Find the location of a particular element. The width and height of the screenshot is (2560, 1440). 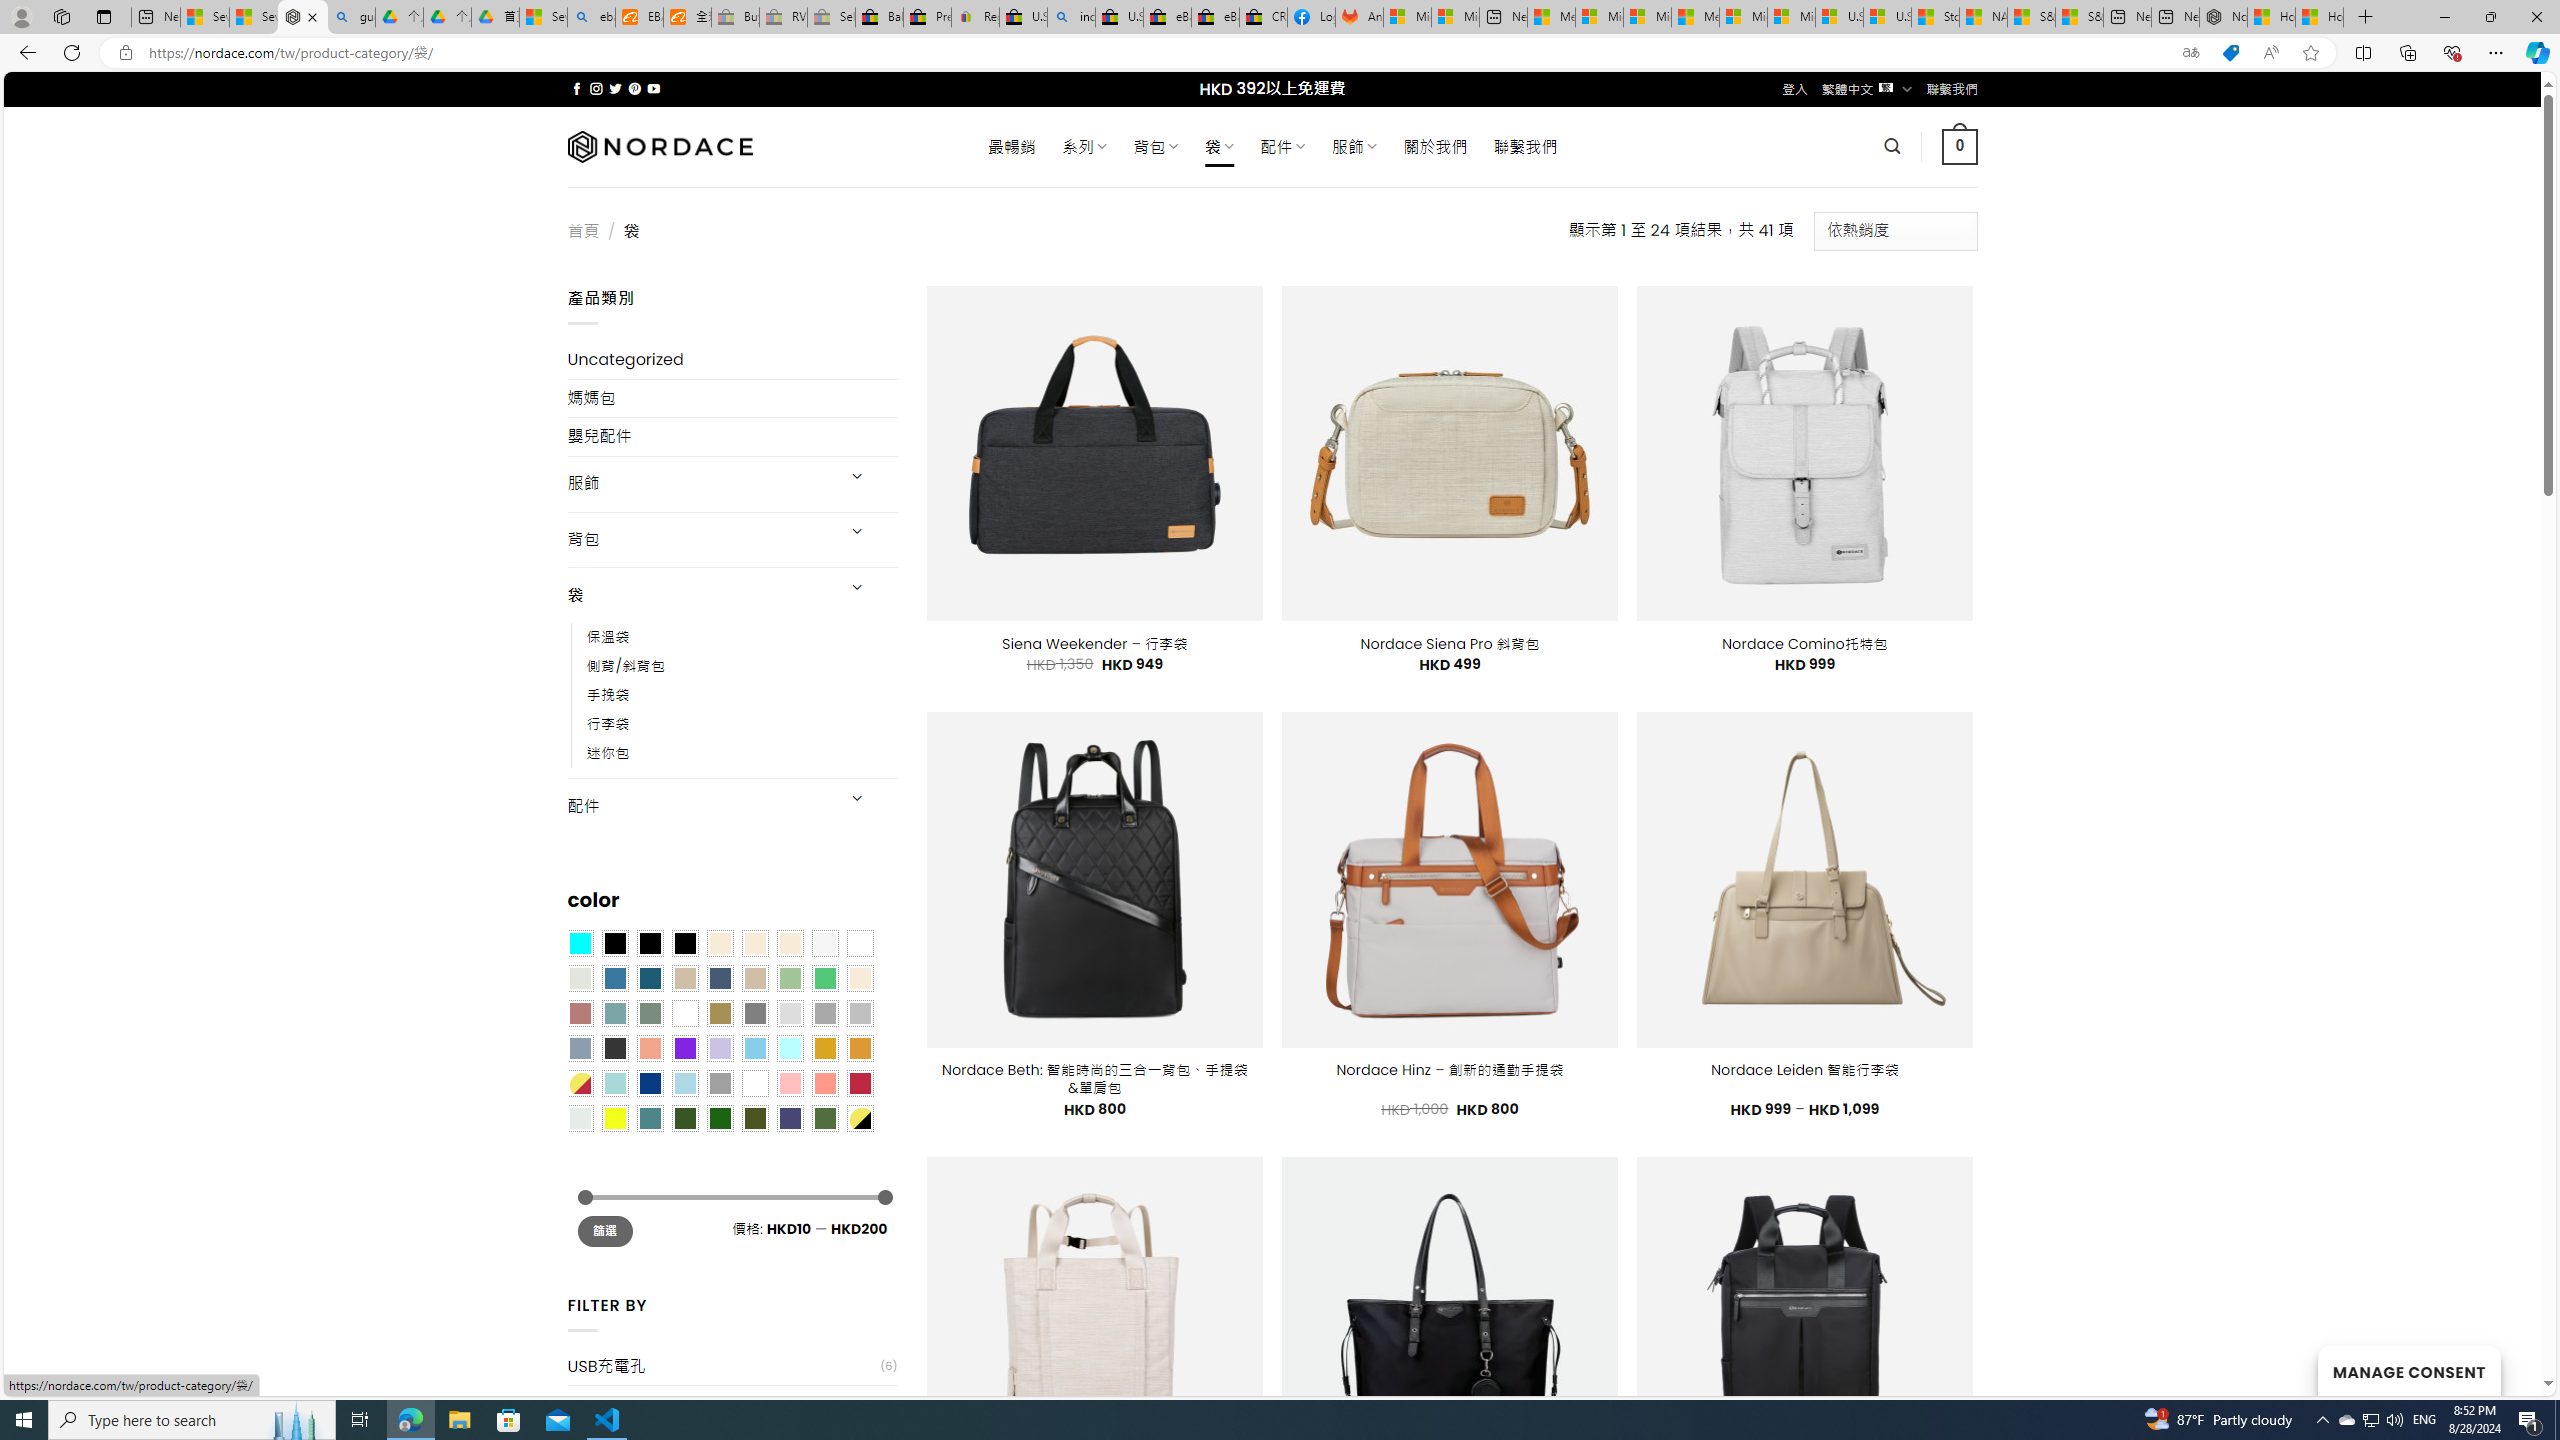

'including - Search' is located at coordinates (1071, 16).